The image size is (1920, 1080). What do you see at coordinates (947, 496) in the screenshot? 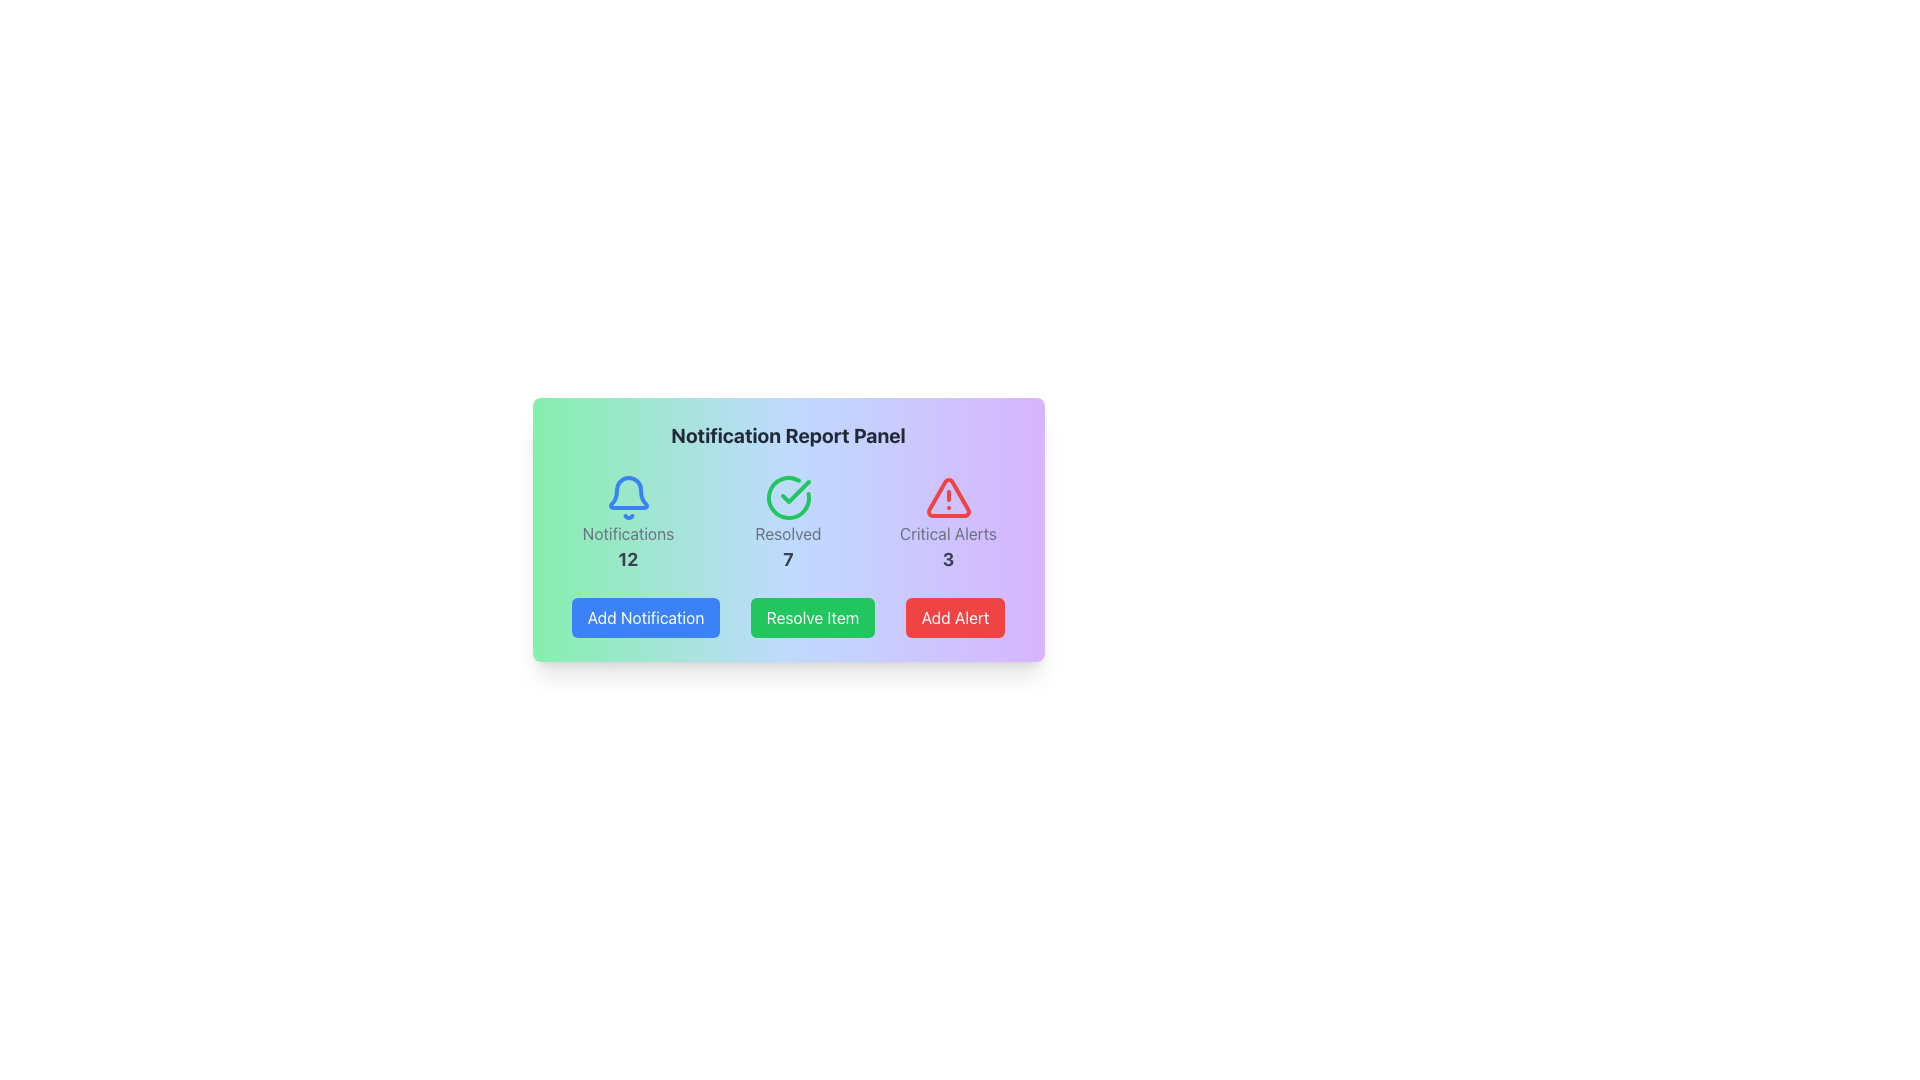
I see `the critical alerts icon located next to the 'Critical Alerts' label in the Notification Report Panel` at bounding box center [947, 496].